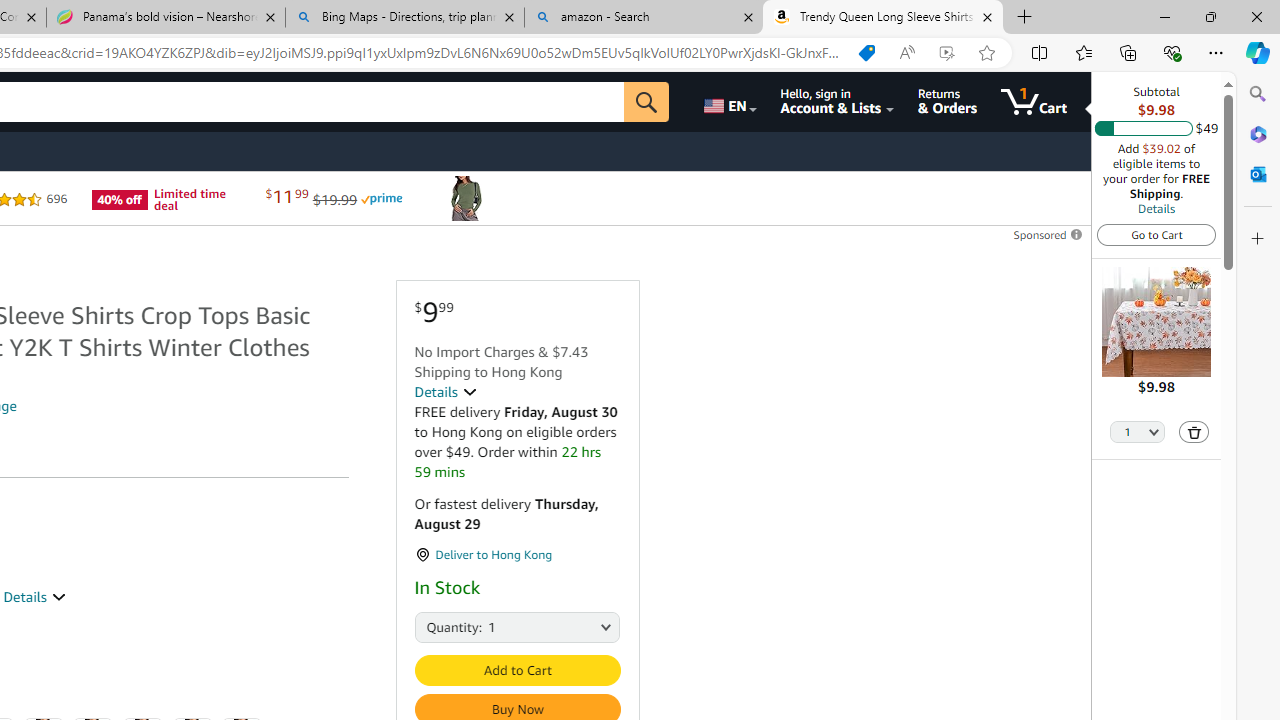  I want to click on 'Delete', so click(1194, 430).